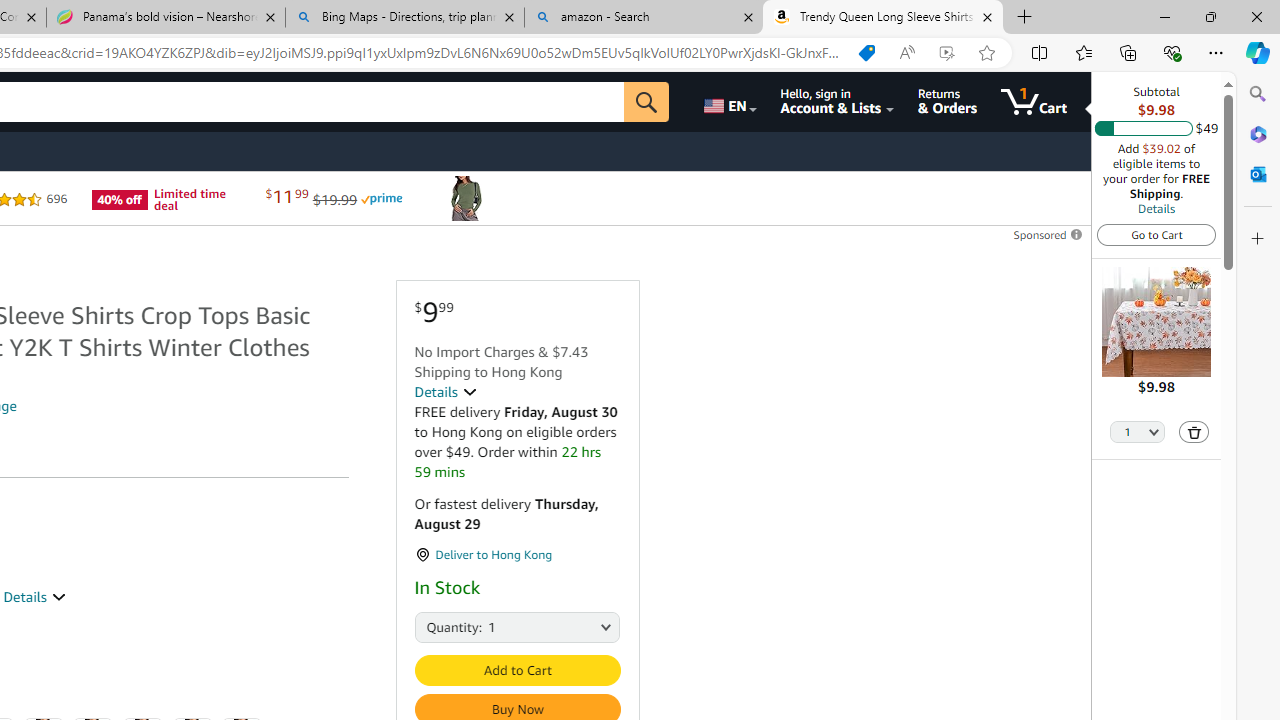  I want to click on 'Delete', so click(1194, 430).